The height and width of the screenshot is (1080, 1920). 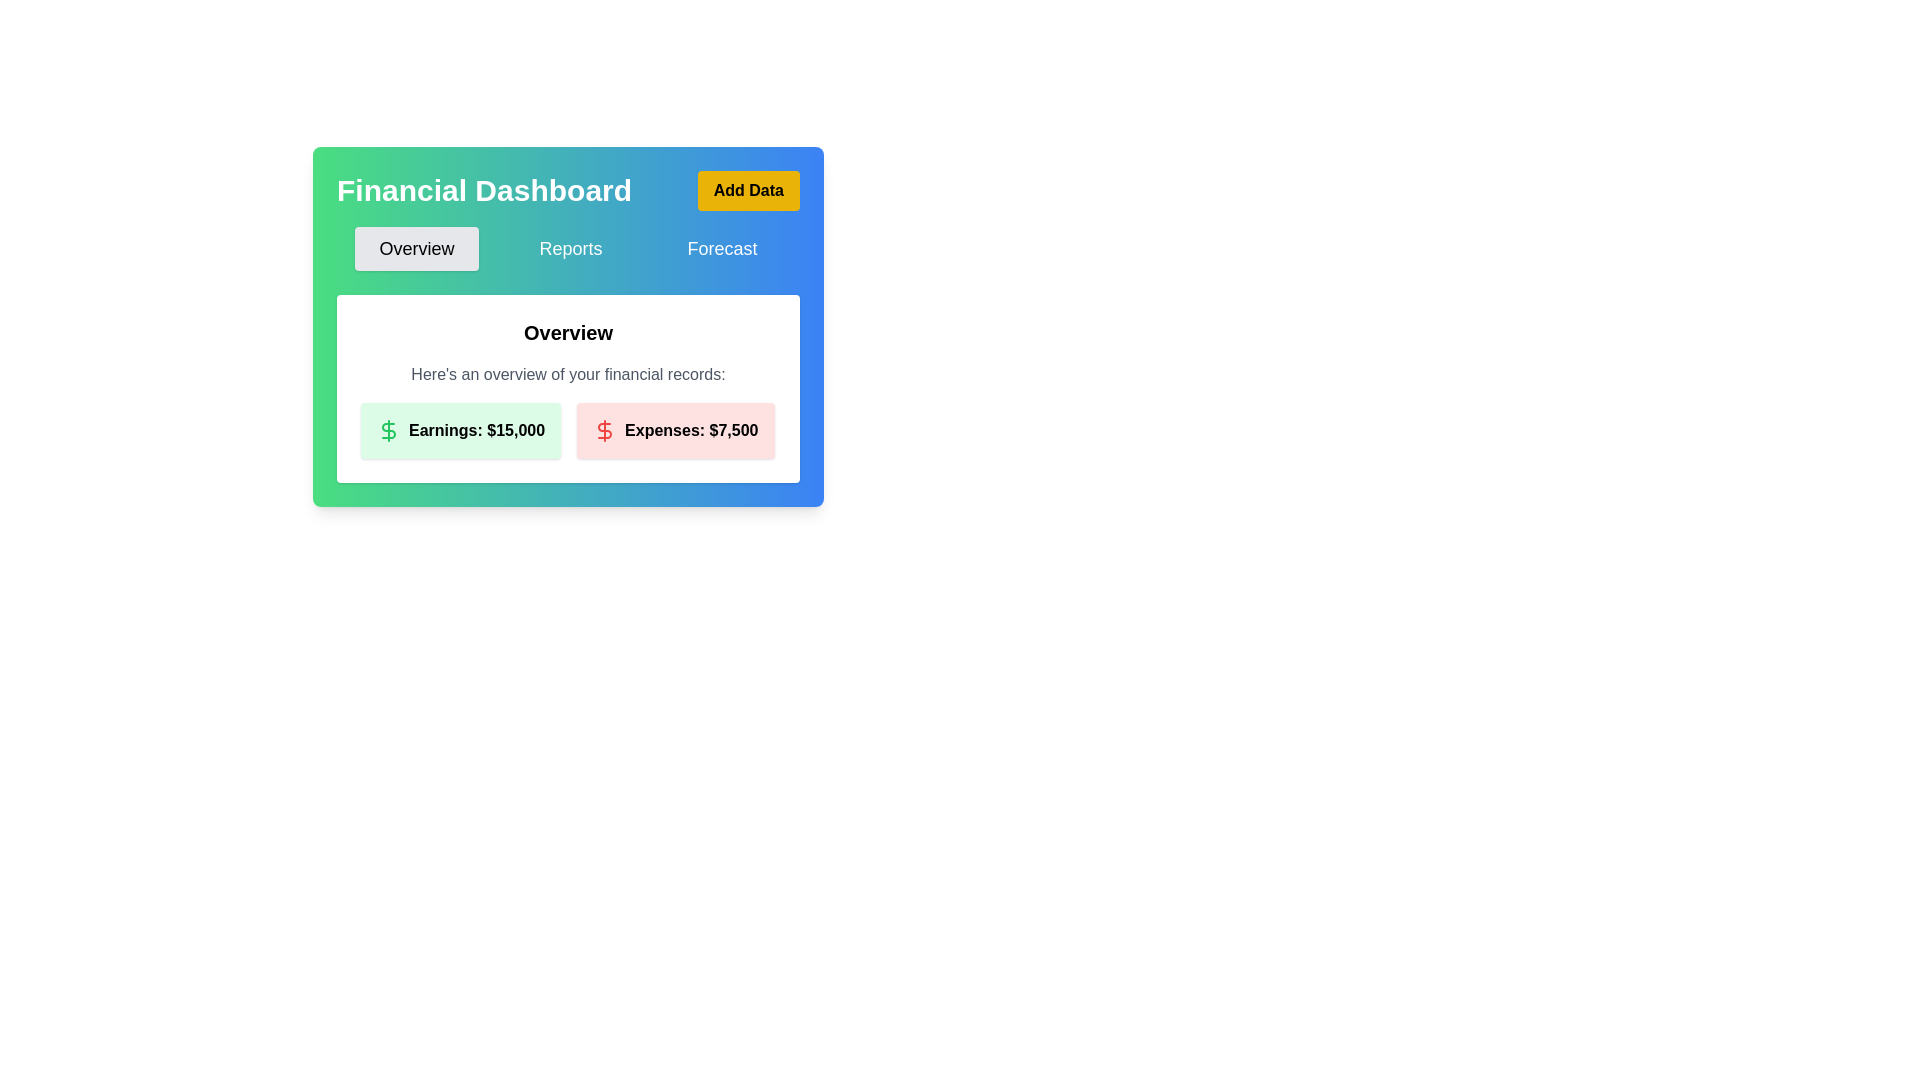 I want to click on the Text Display showing 'Expenses: $7,500' which is styled with bold font and located below the 'Overview' text block, right-aligned next to the red dollar sign icon, so click(x=691, y=430).